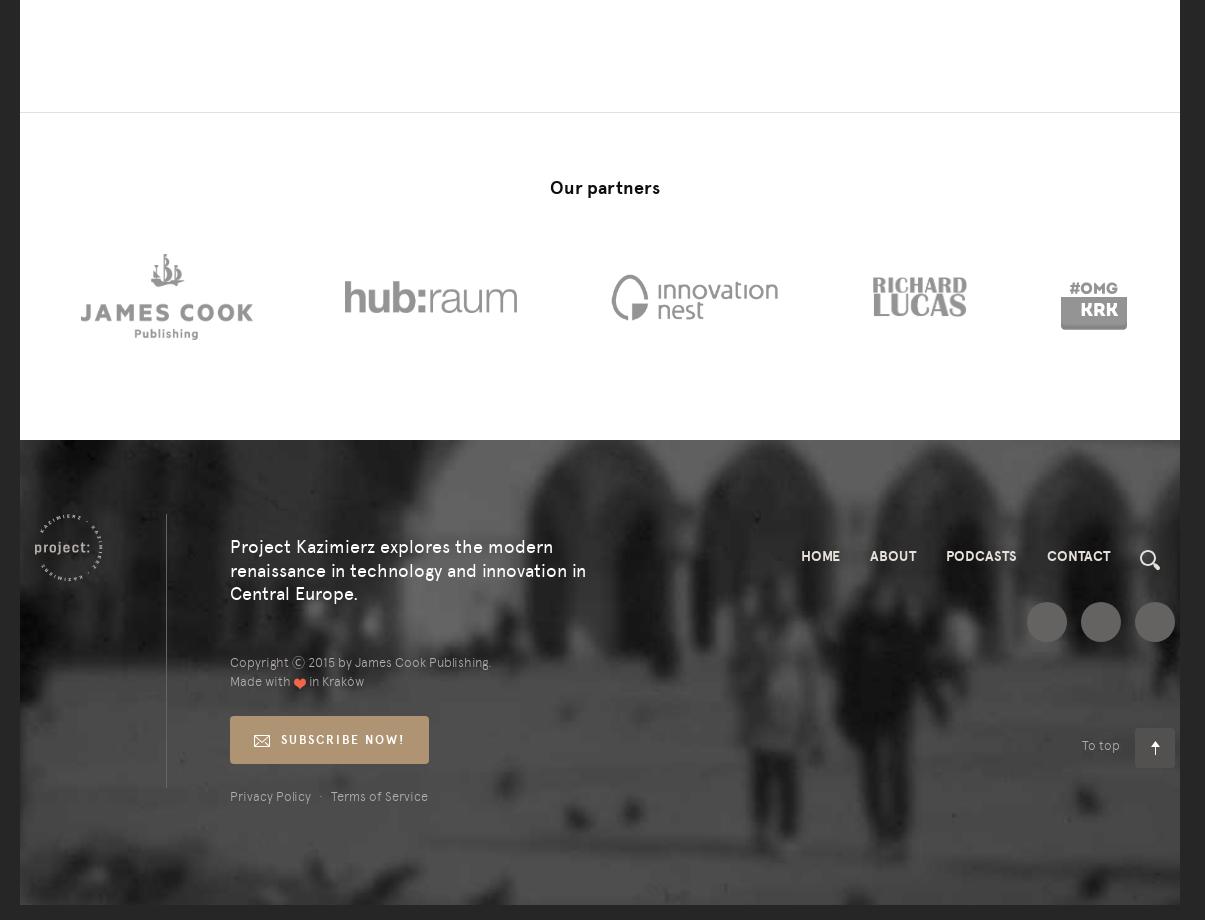  Describe the element at coordinates (205, 75) in the screenshot. I see `'Mark:'` at that location.